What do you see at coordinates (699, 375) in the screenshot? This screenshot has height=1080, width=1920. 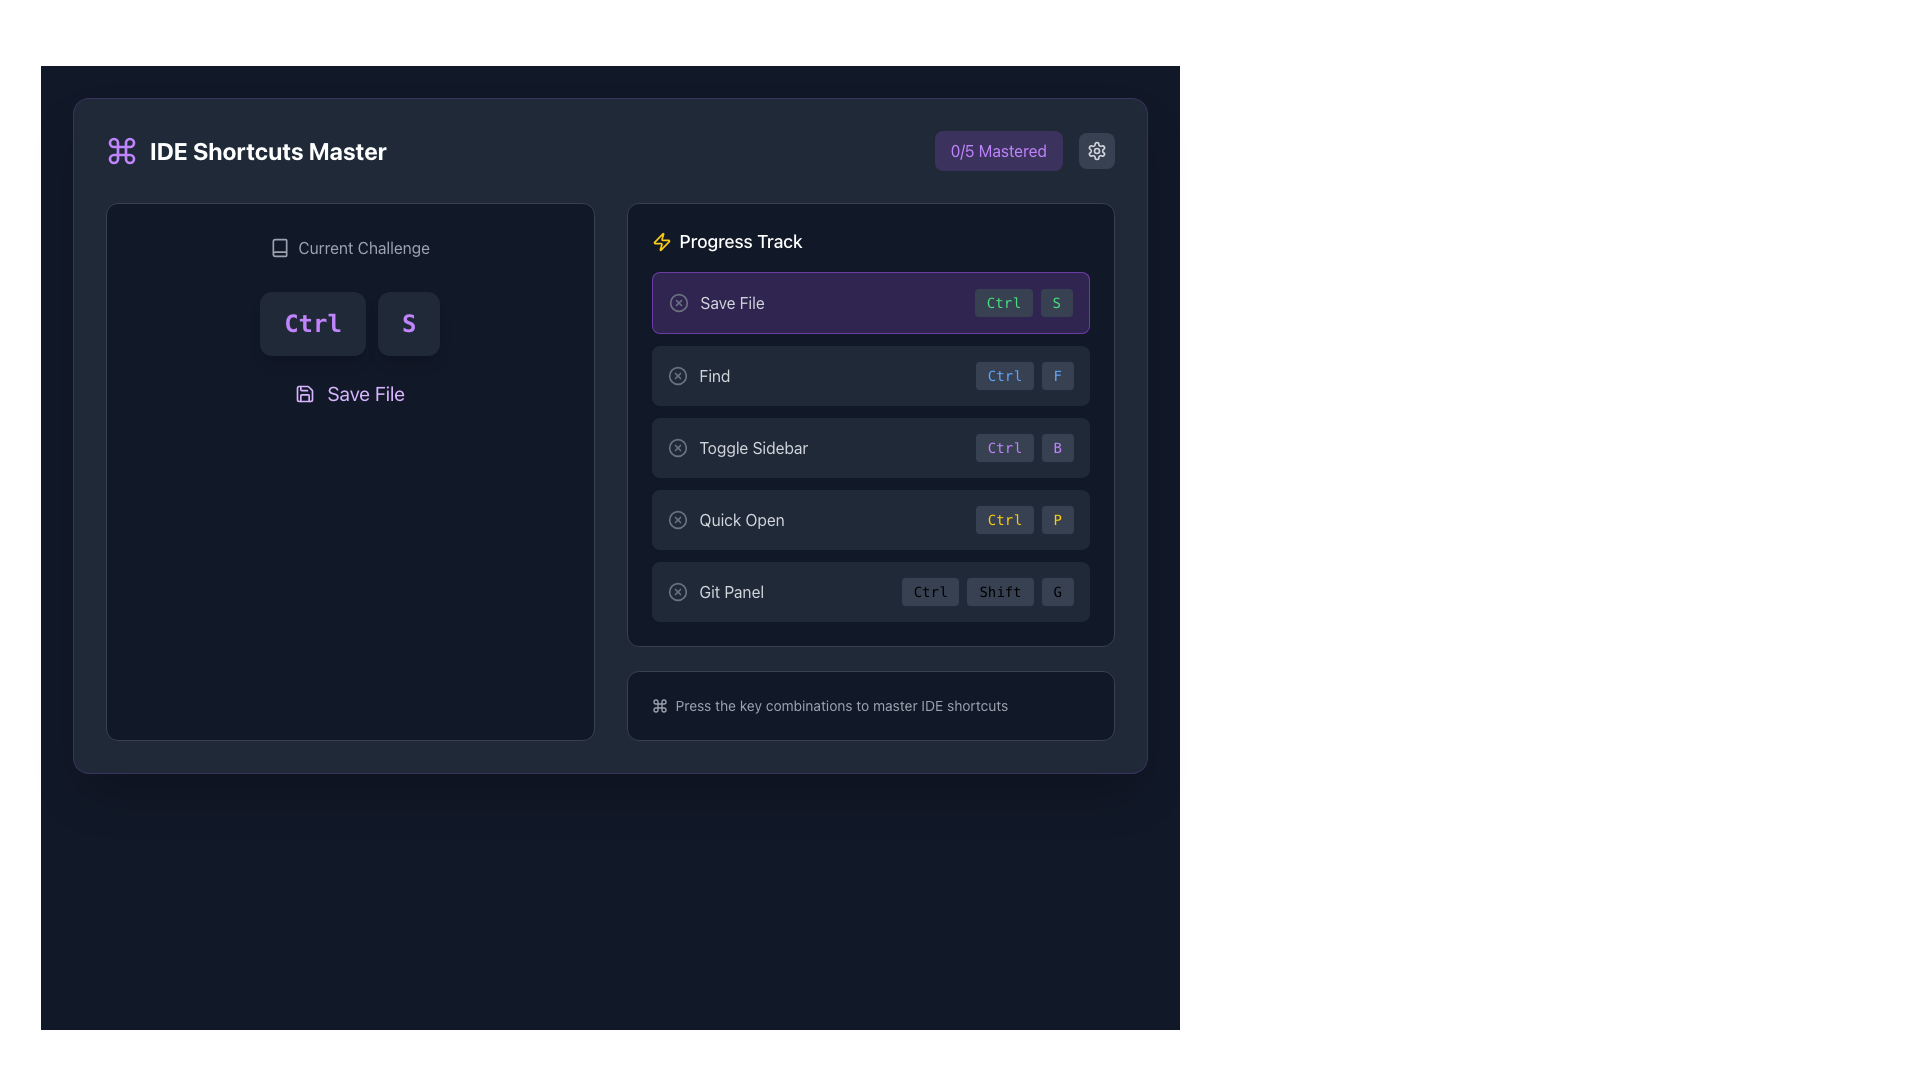 I see `the label with an associated icon for the search functionality located in the second row of the 'Progress Track' panel, positioned leftmost adjacent to additional information` at bounding box center [699, 375].